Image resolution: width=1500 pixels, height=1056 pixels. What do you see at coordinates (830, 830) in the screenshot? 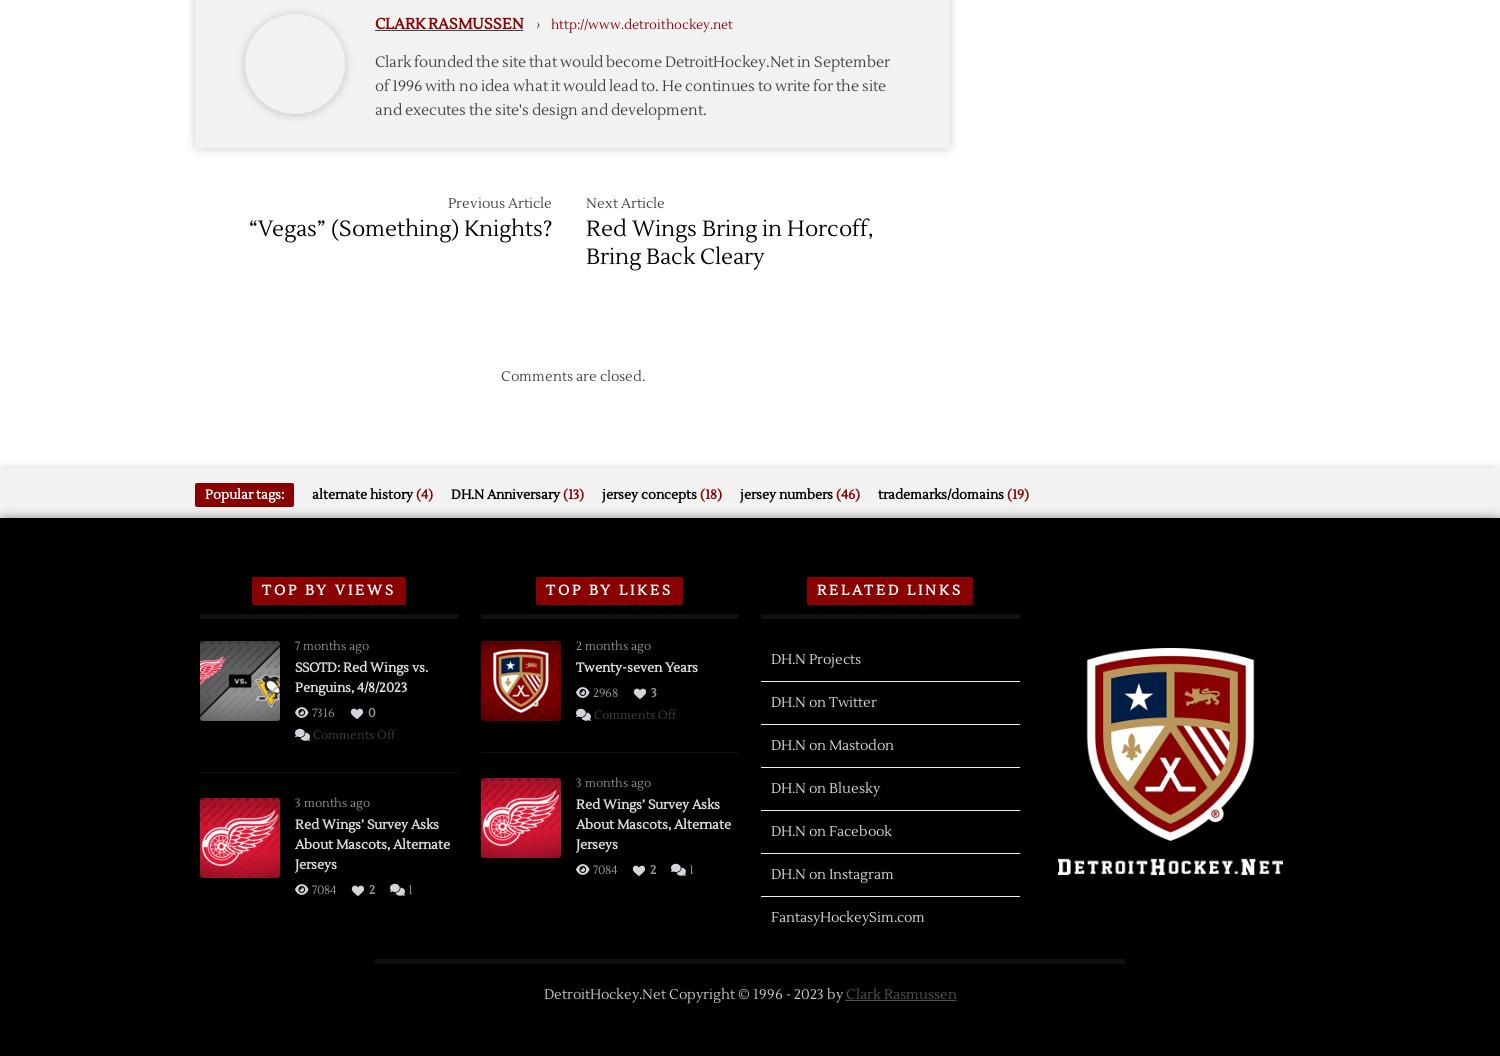
I see `'DH.N on Facebook'` at bounding box center [830, 830].